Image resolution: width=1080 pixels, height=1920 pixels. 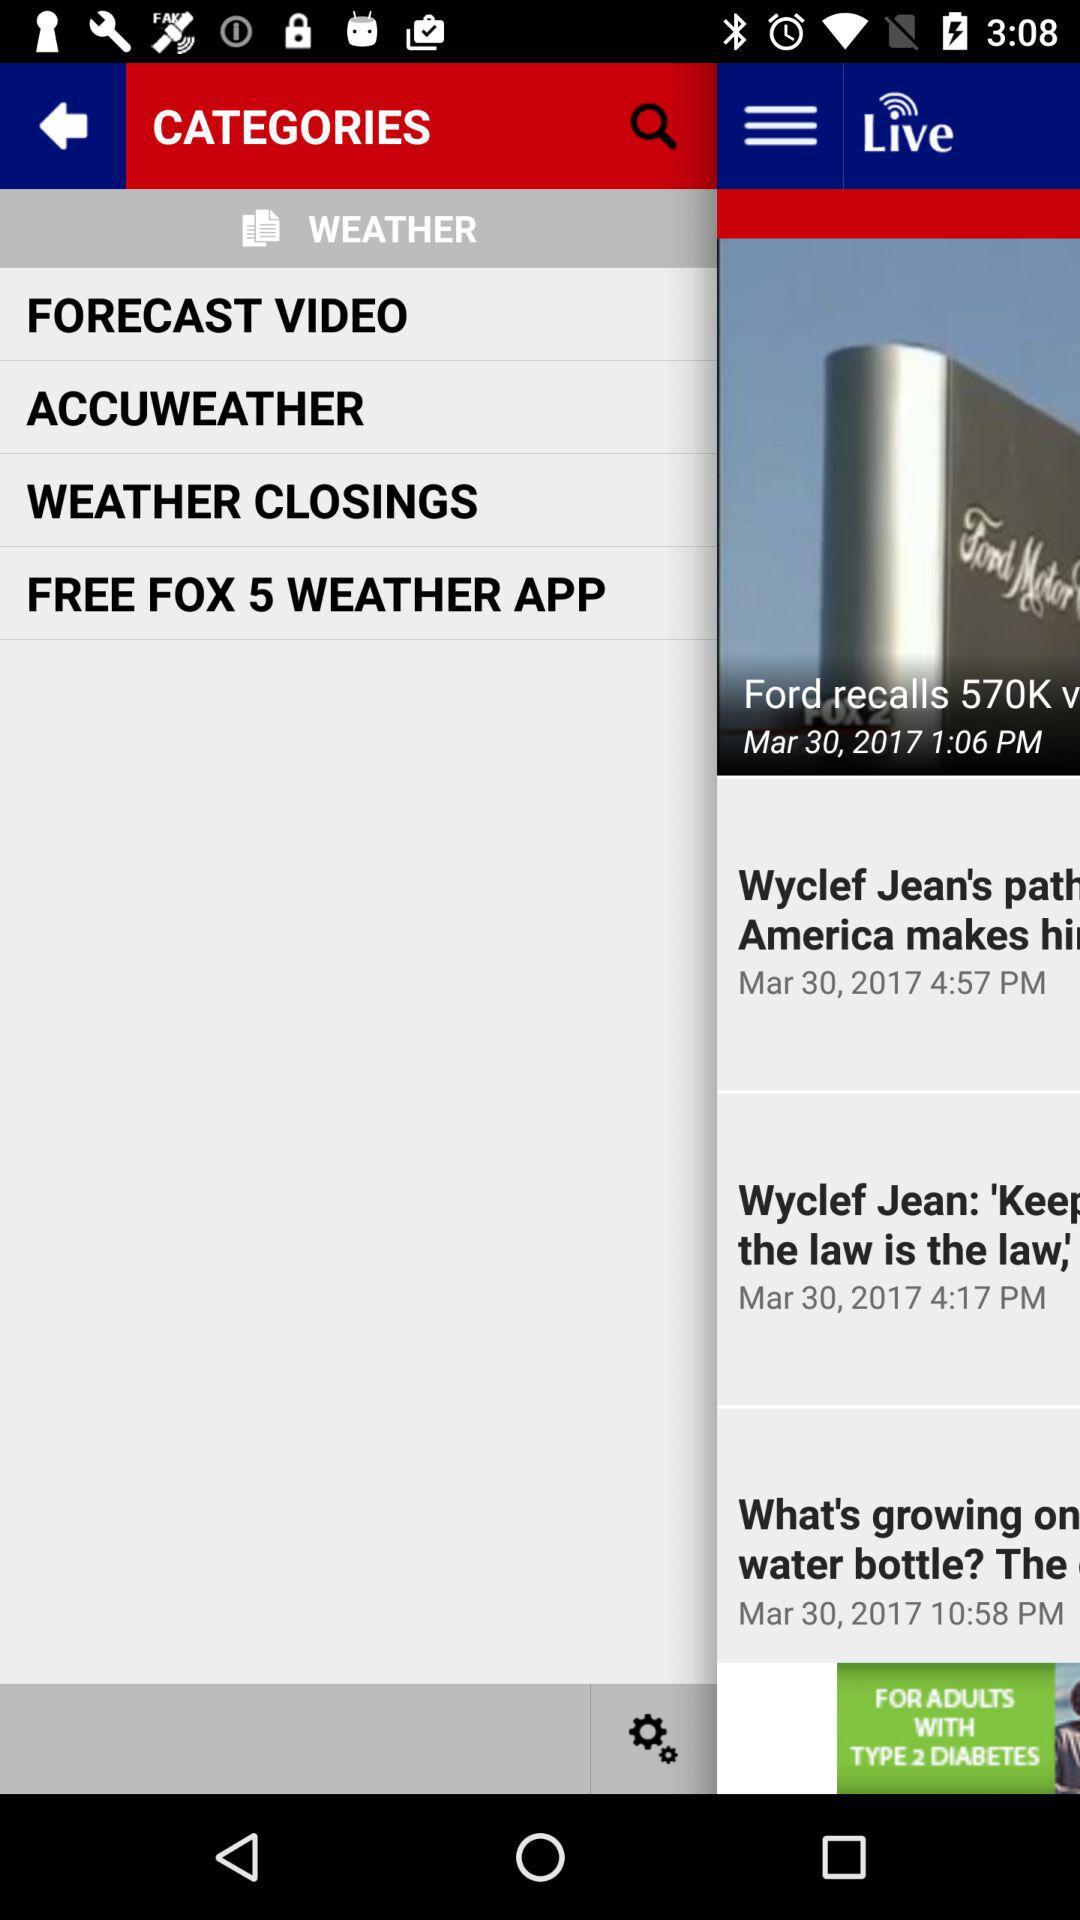 I want to click on start search, so click(x=654, y=124).